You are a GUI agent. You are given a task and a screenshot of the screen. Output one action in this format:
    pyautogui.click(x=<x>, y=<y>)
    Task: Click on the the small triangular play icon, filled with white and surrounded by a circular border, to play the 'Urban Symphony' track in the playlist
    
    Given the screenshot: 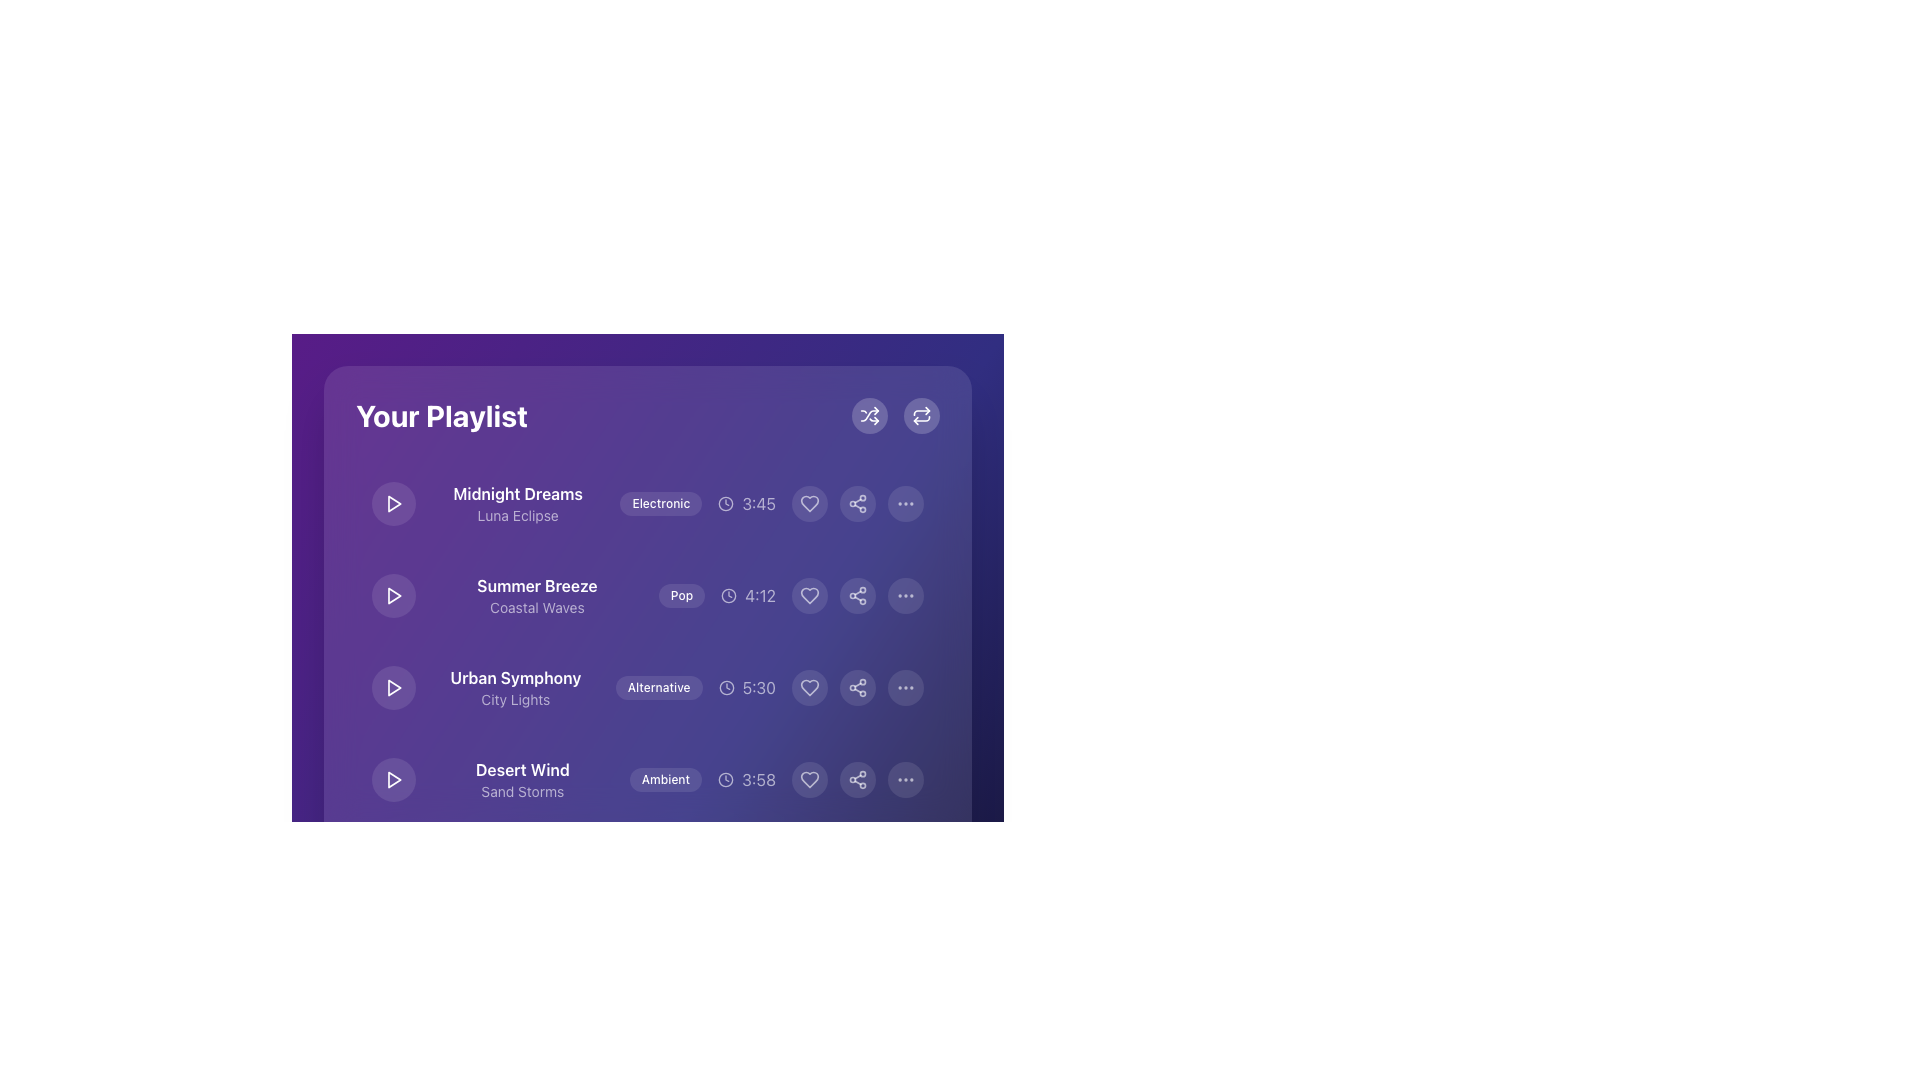 What is the action you would take?
    pyautogui.click(x=394, y=686)
    